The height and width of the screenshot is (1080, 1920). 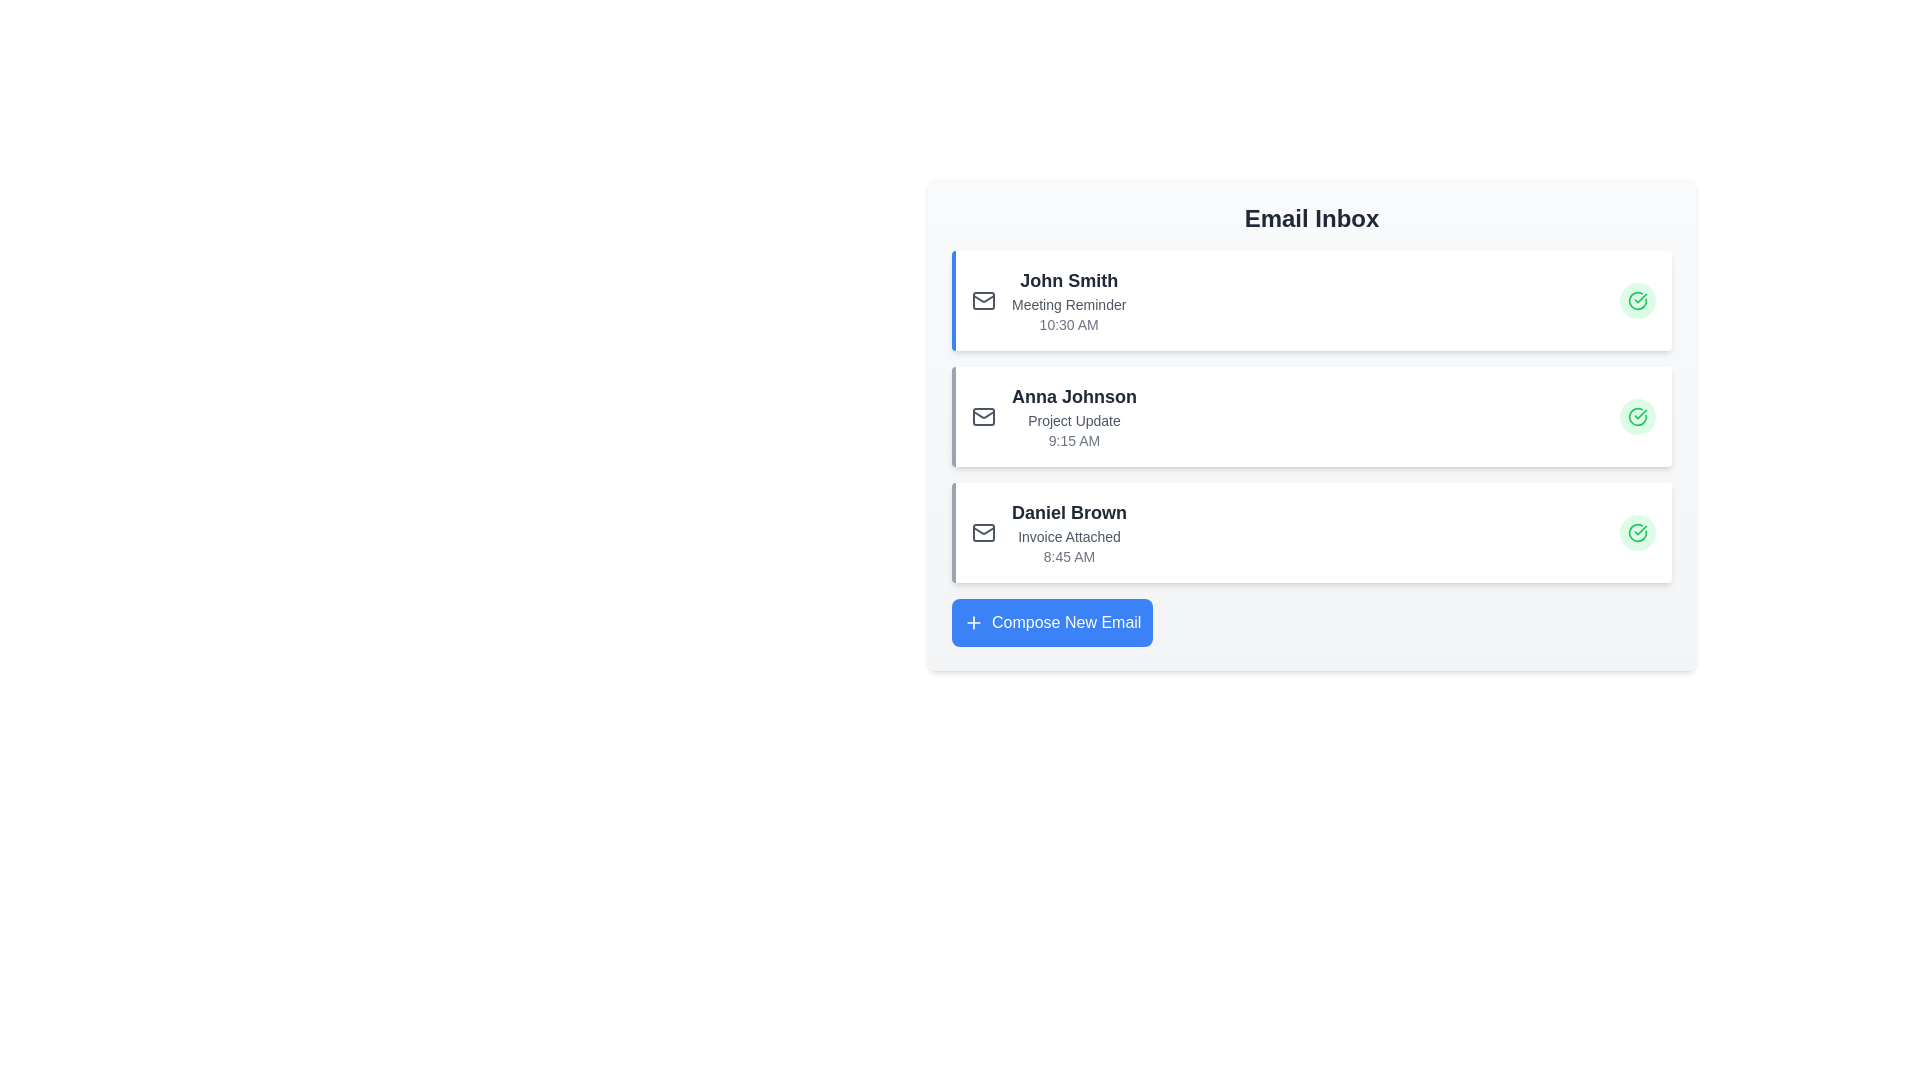 I want to click on the green check button for the email with the sender Anna Johnson, so click(x=1637, y=415).